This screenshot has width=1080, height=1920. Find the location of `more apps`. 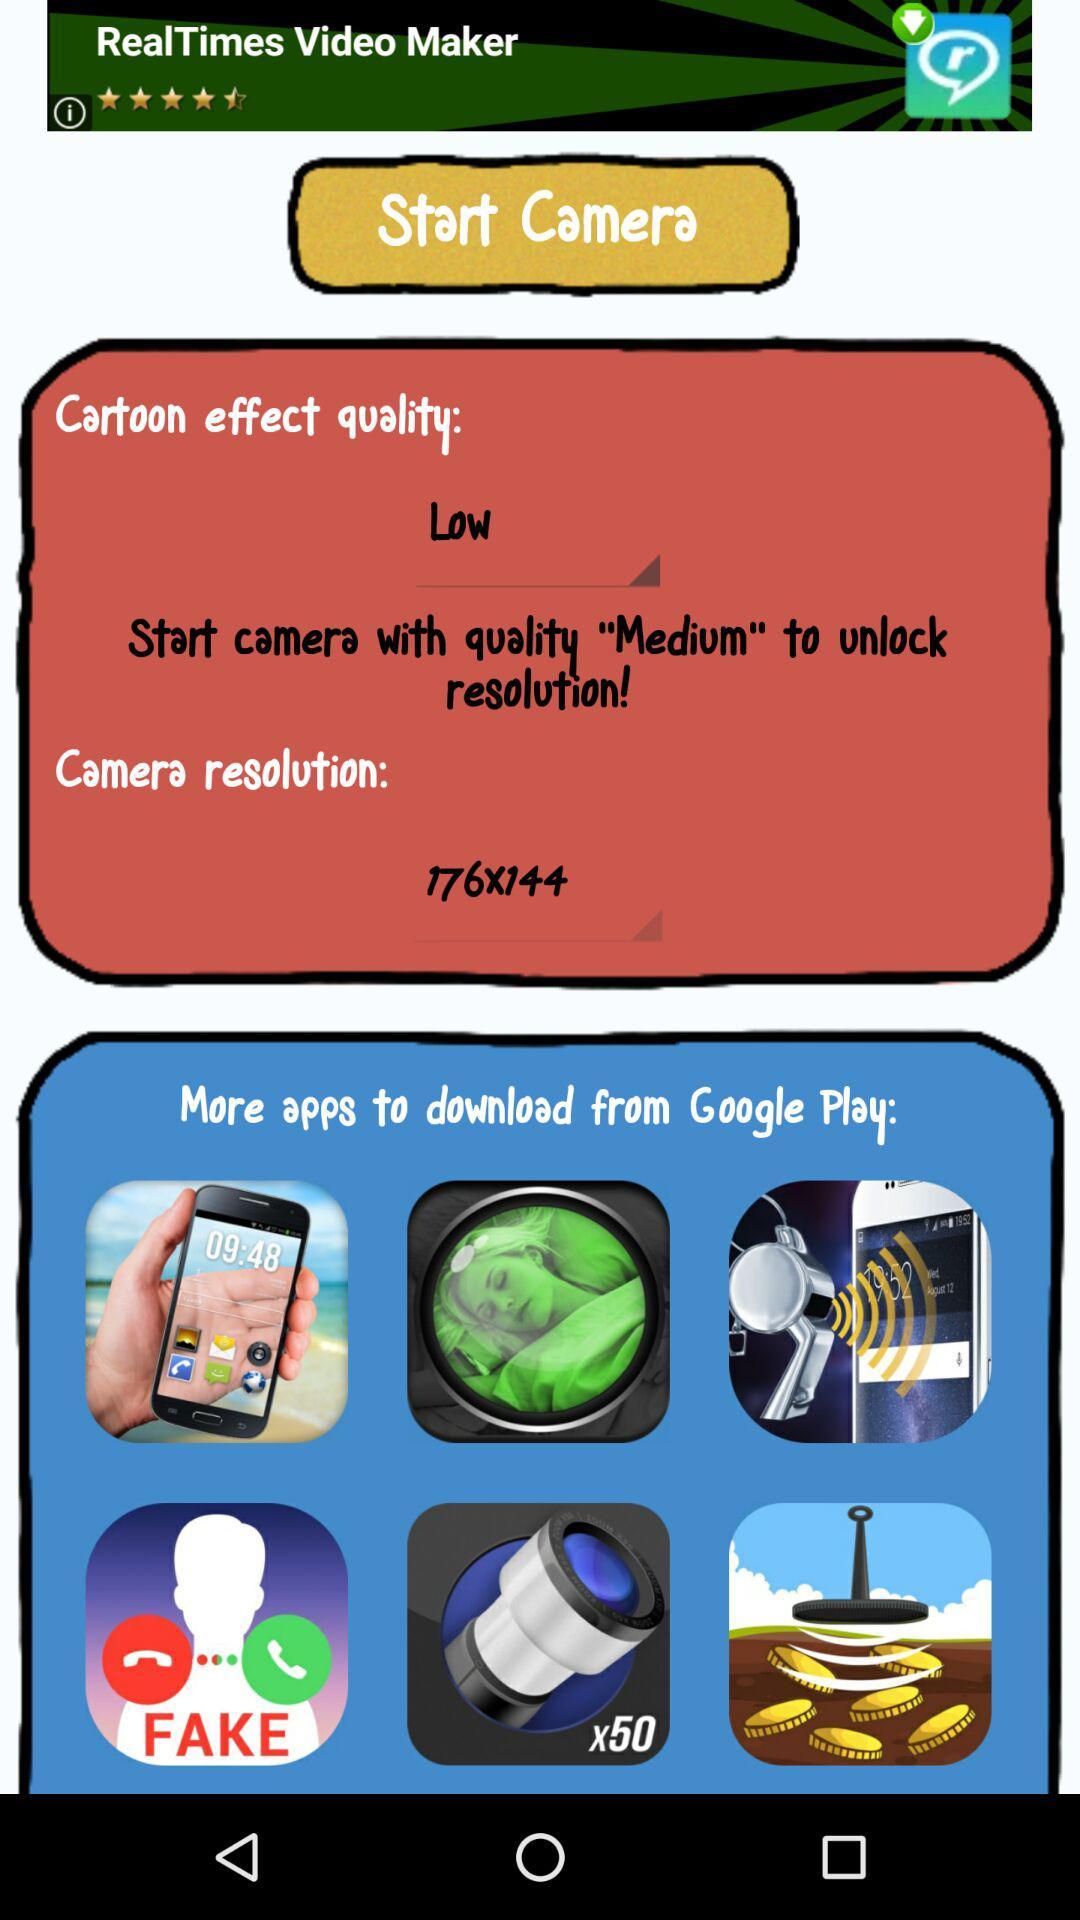

more apps is located at coordinates (537, 1311).